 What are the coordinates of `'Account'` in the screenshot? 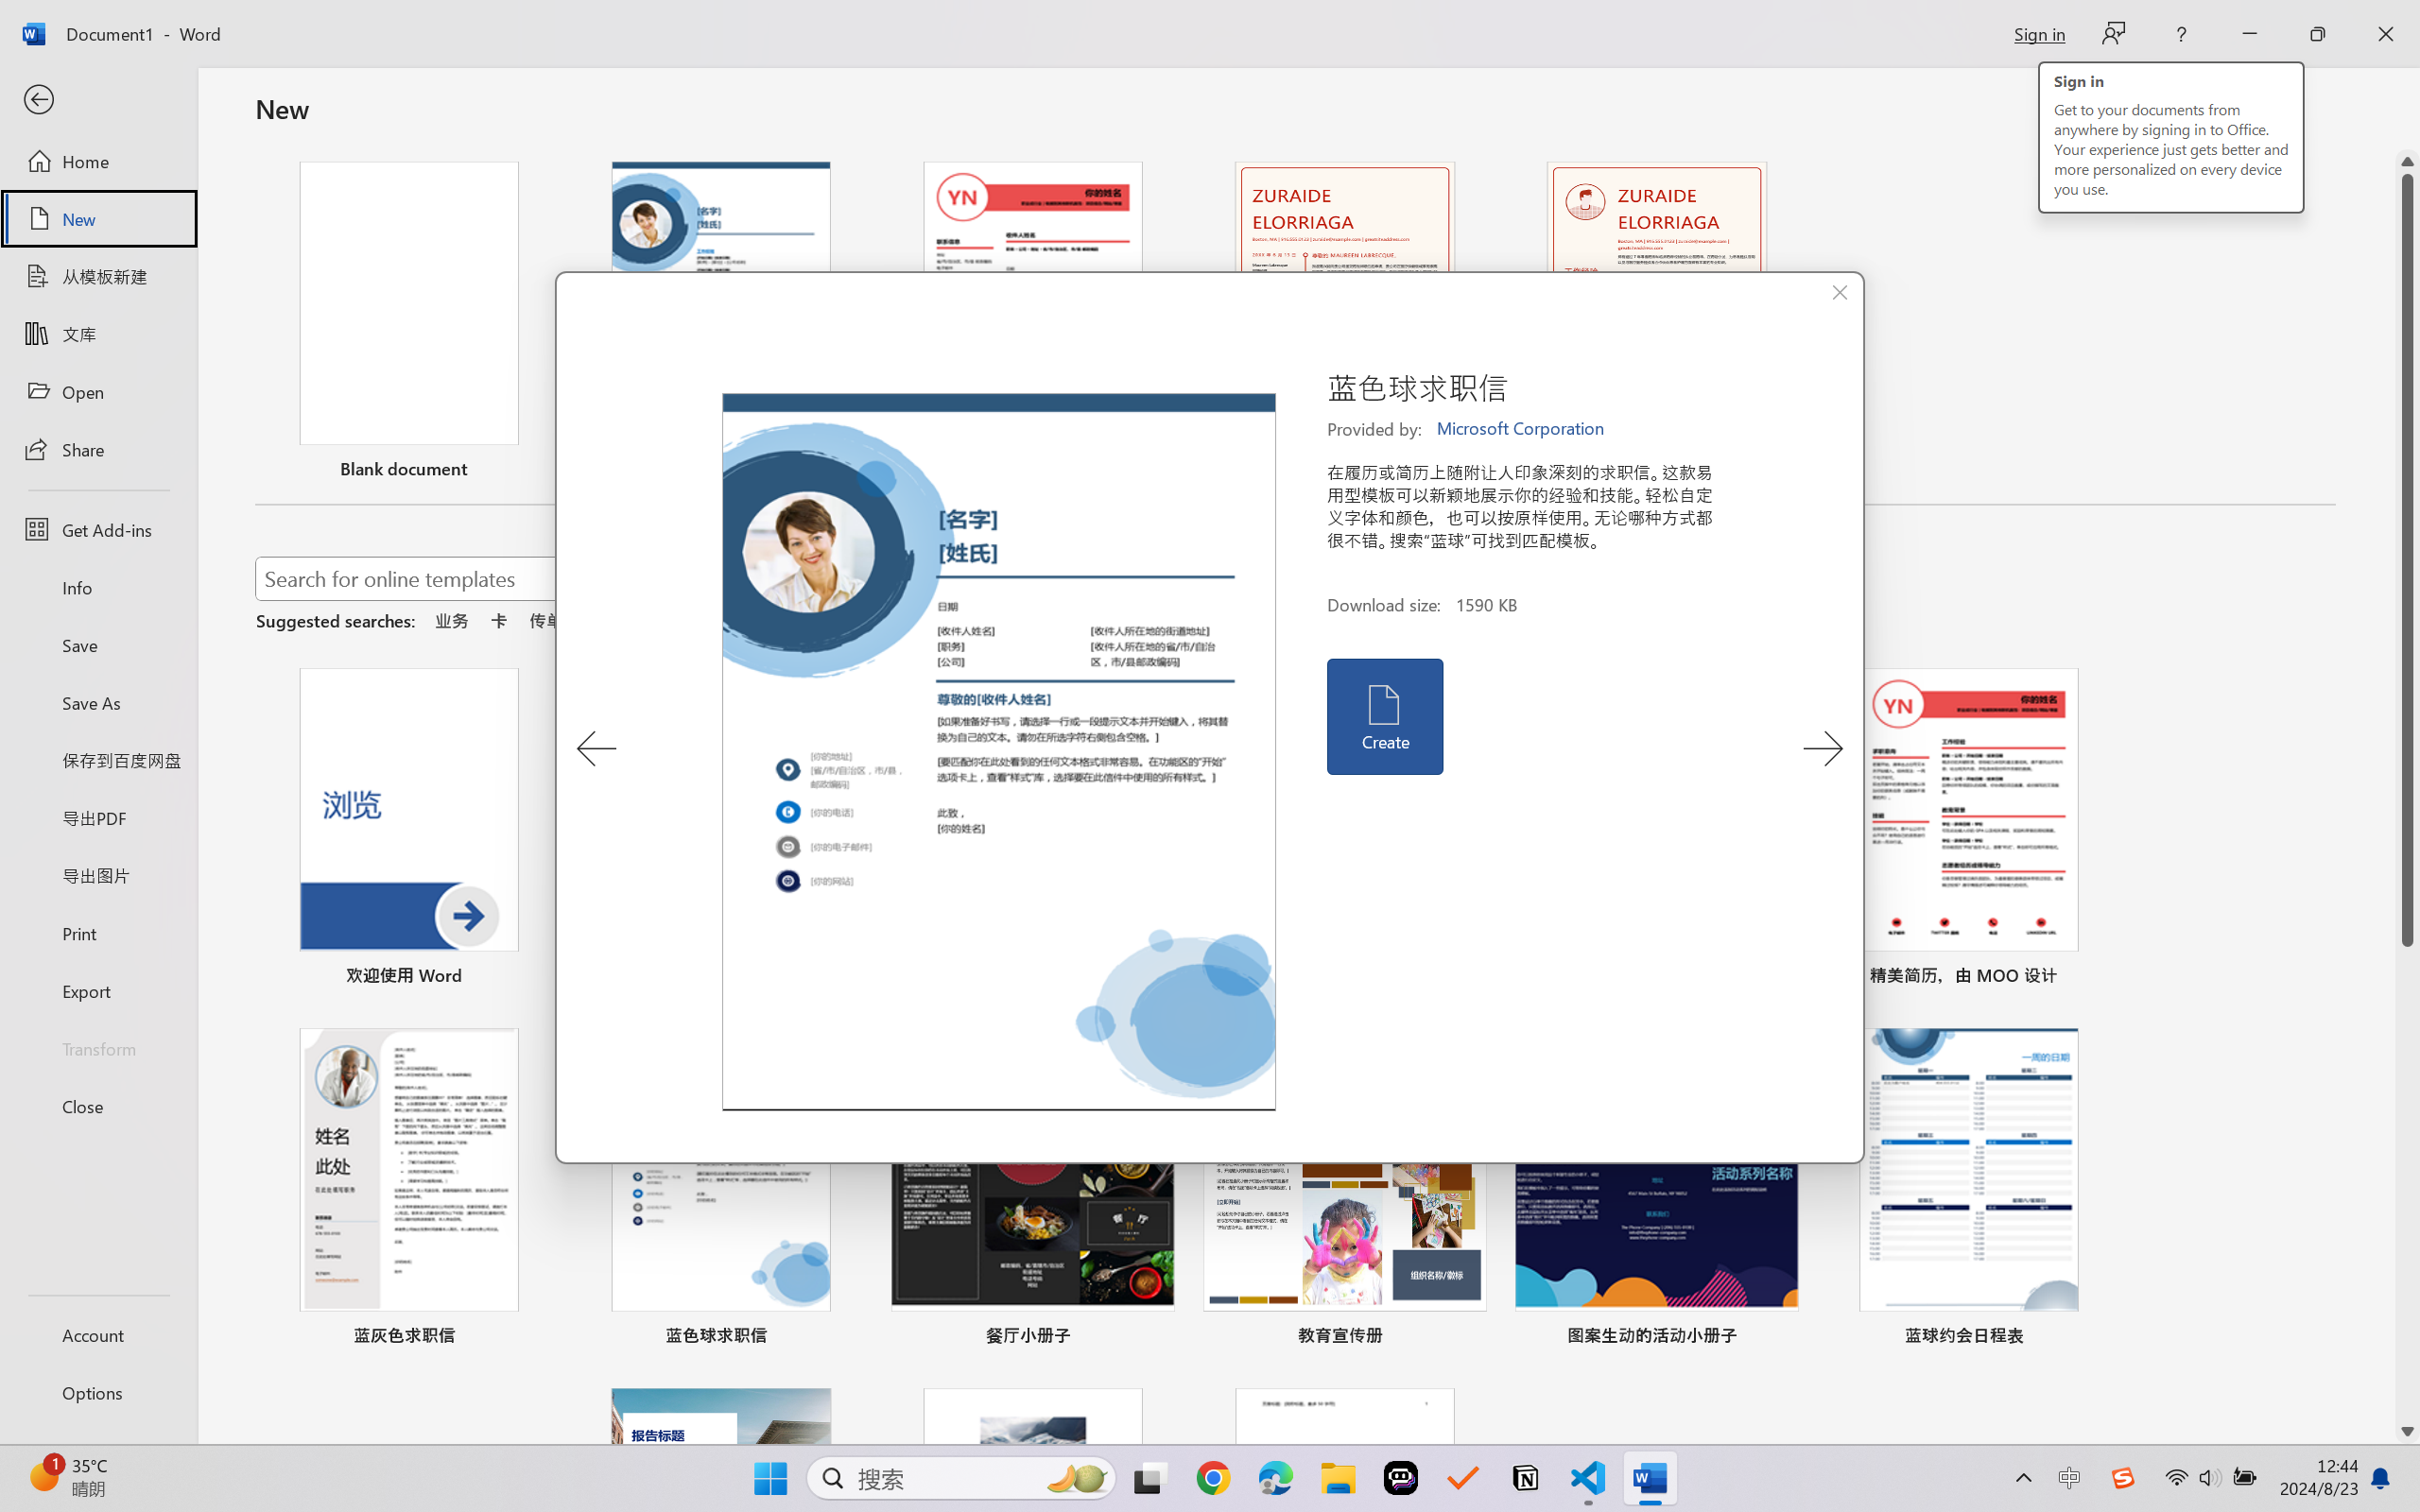 It's located at (97, 1334).